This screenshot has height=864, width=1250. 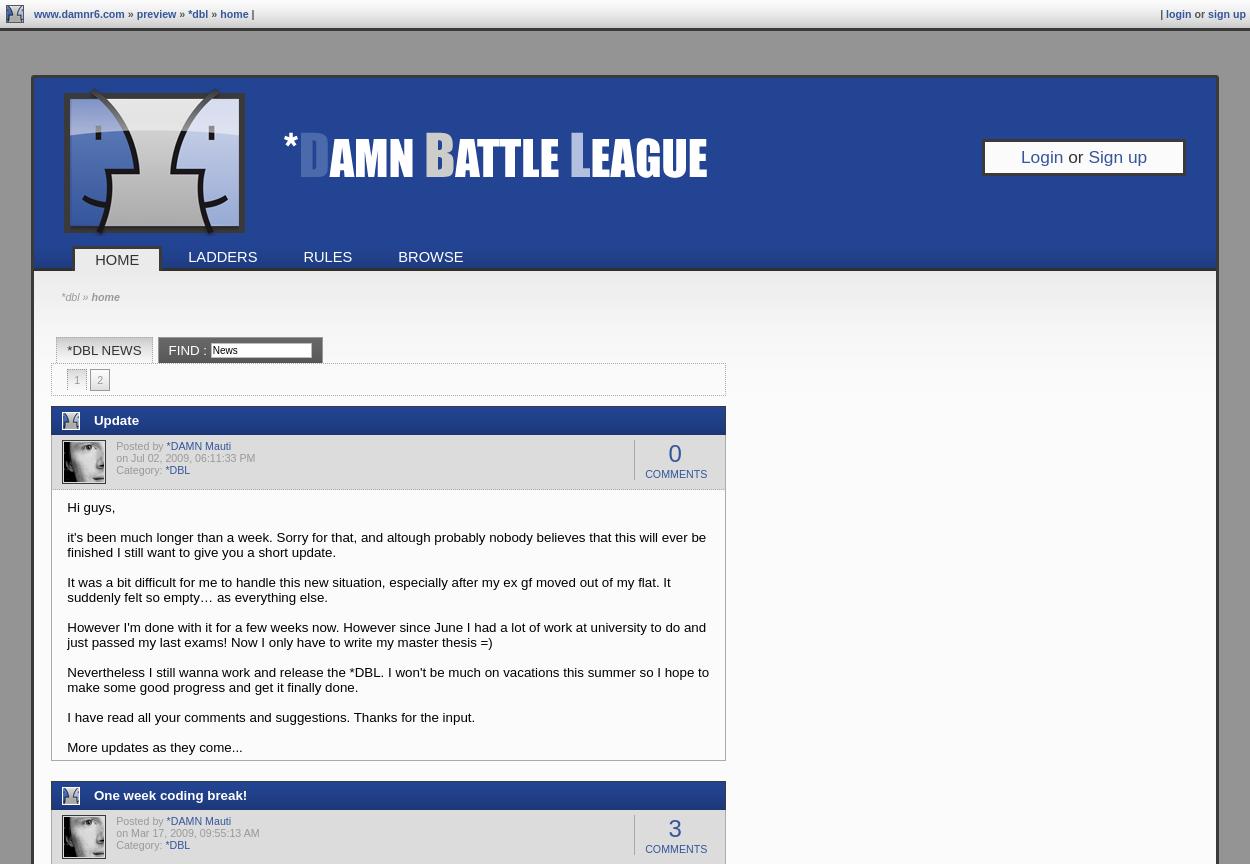 What do you see at coordinates (103, 349) in the screenshot?
I see `'*DBL News'` at bounding box center [103, 349].